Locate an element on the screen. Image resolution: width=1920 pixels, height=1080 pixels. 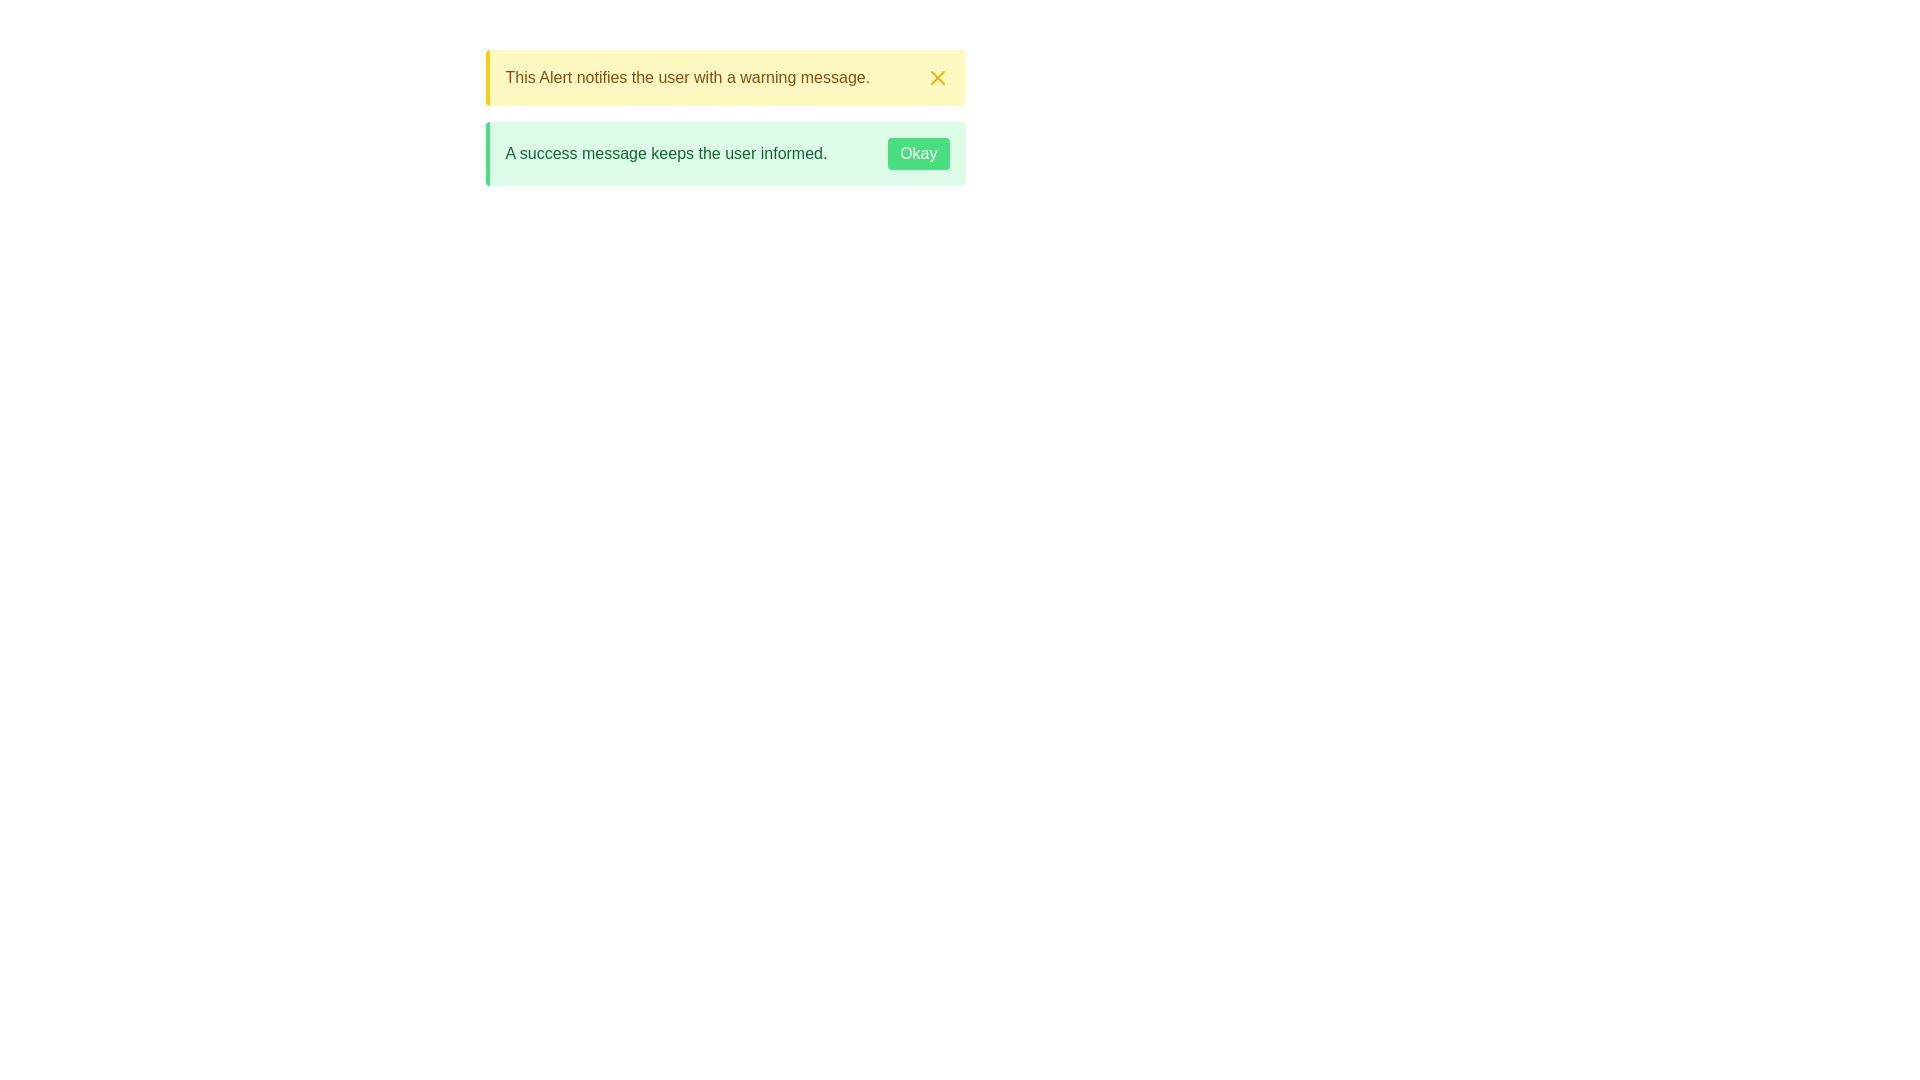
the close icon located in the top-right corner of the yellow warning alert box is located at coordinates (936, 76).